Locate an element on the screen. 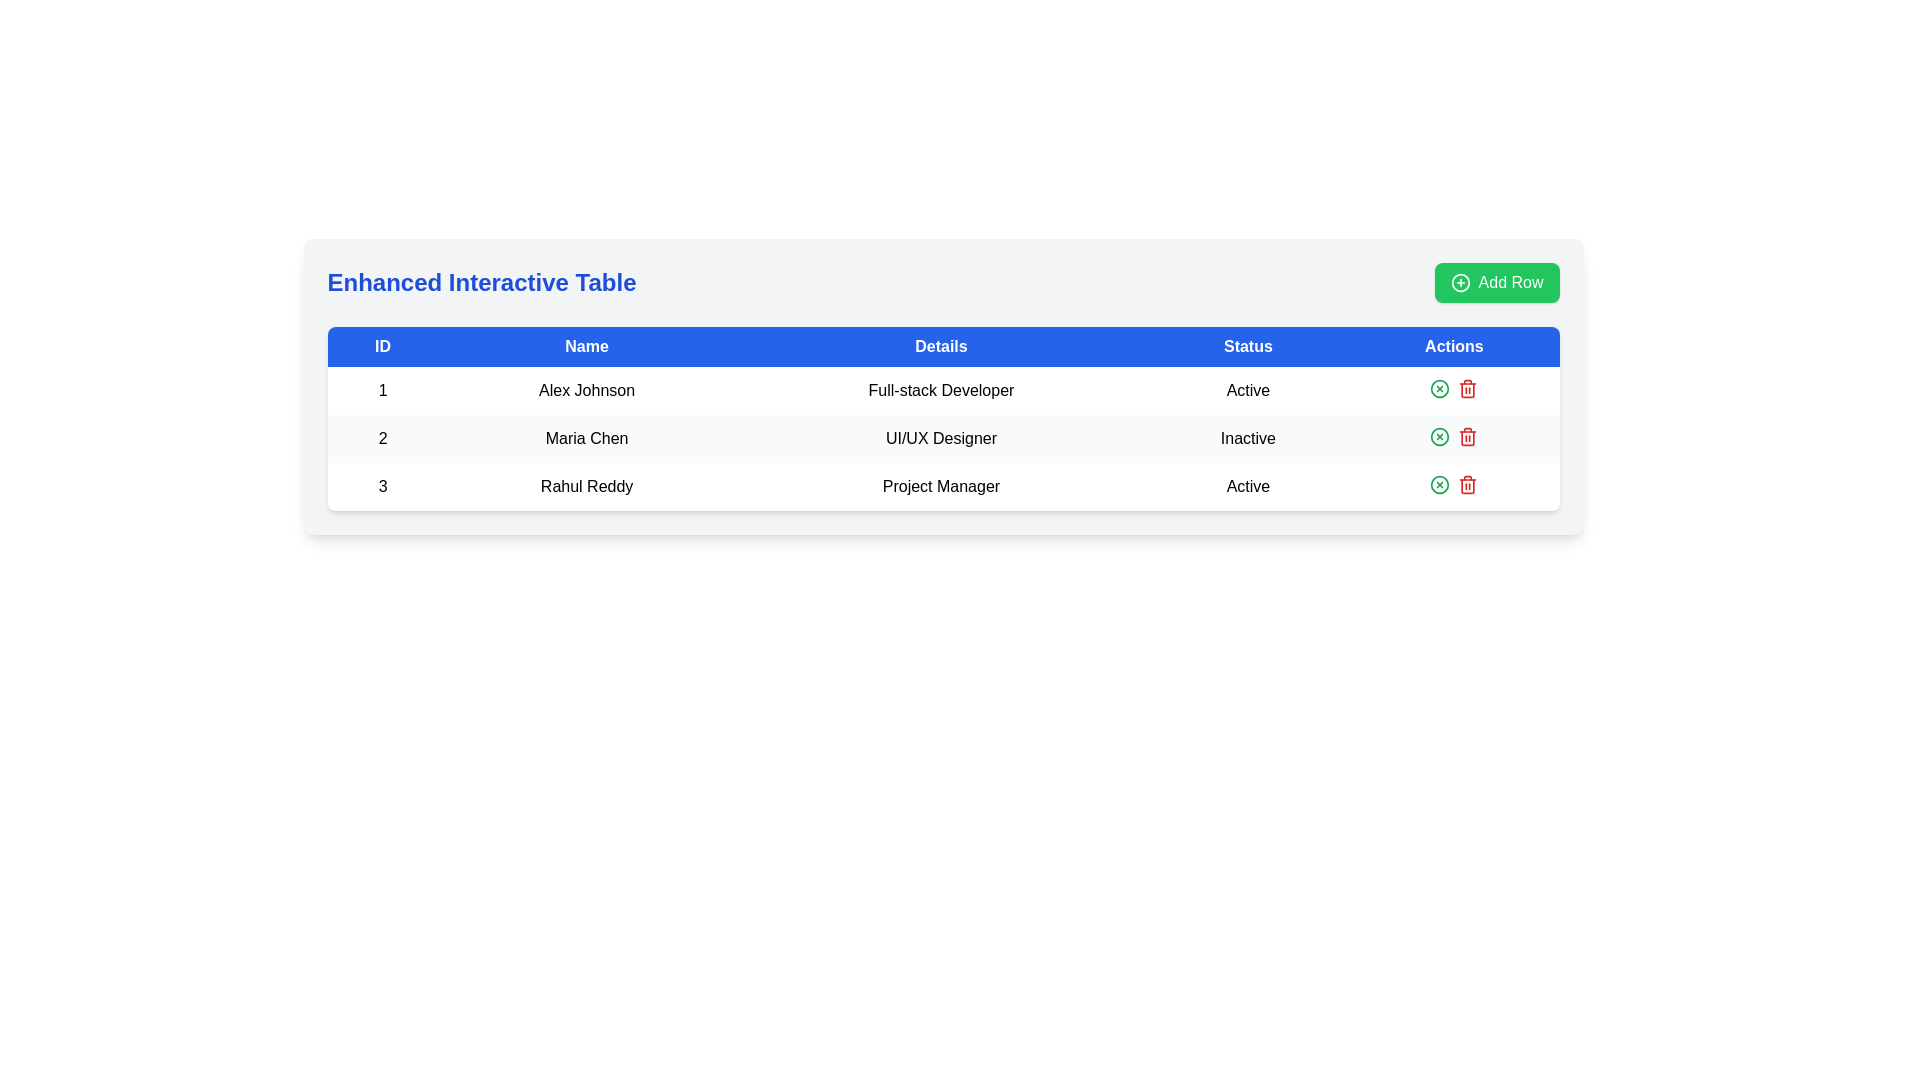 This screenshot has height=1080, width=1920. the text label displaying 'Active' in the first row of the table under the 'Status' column, indicating the user's status is located at coordinates (1247, 390).